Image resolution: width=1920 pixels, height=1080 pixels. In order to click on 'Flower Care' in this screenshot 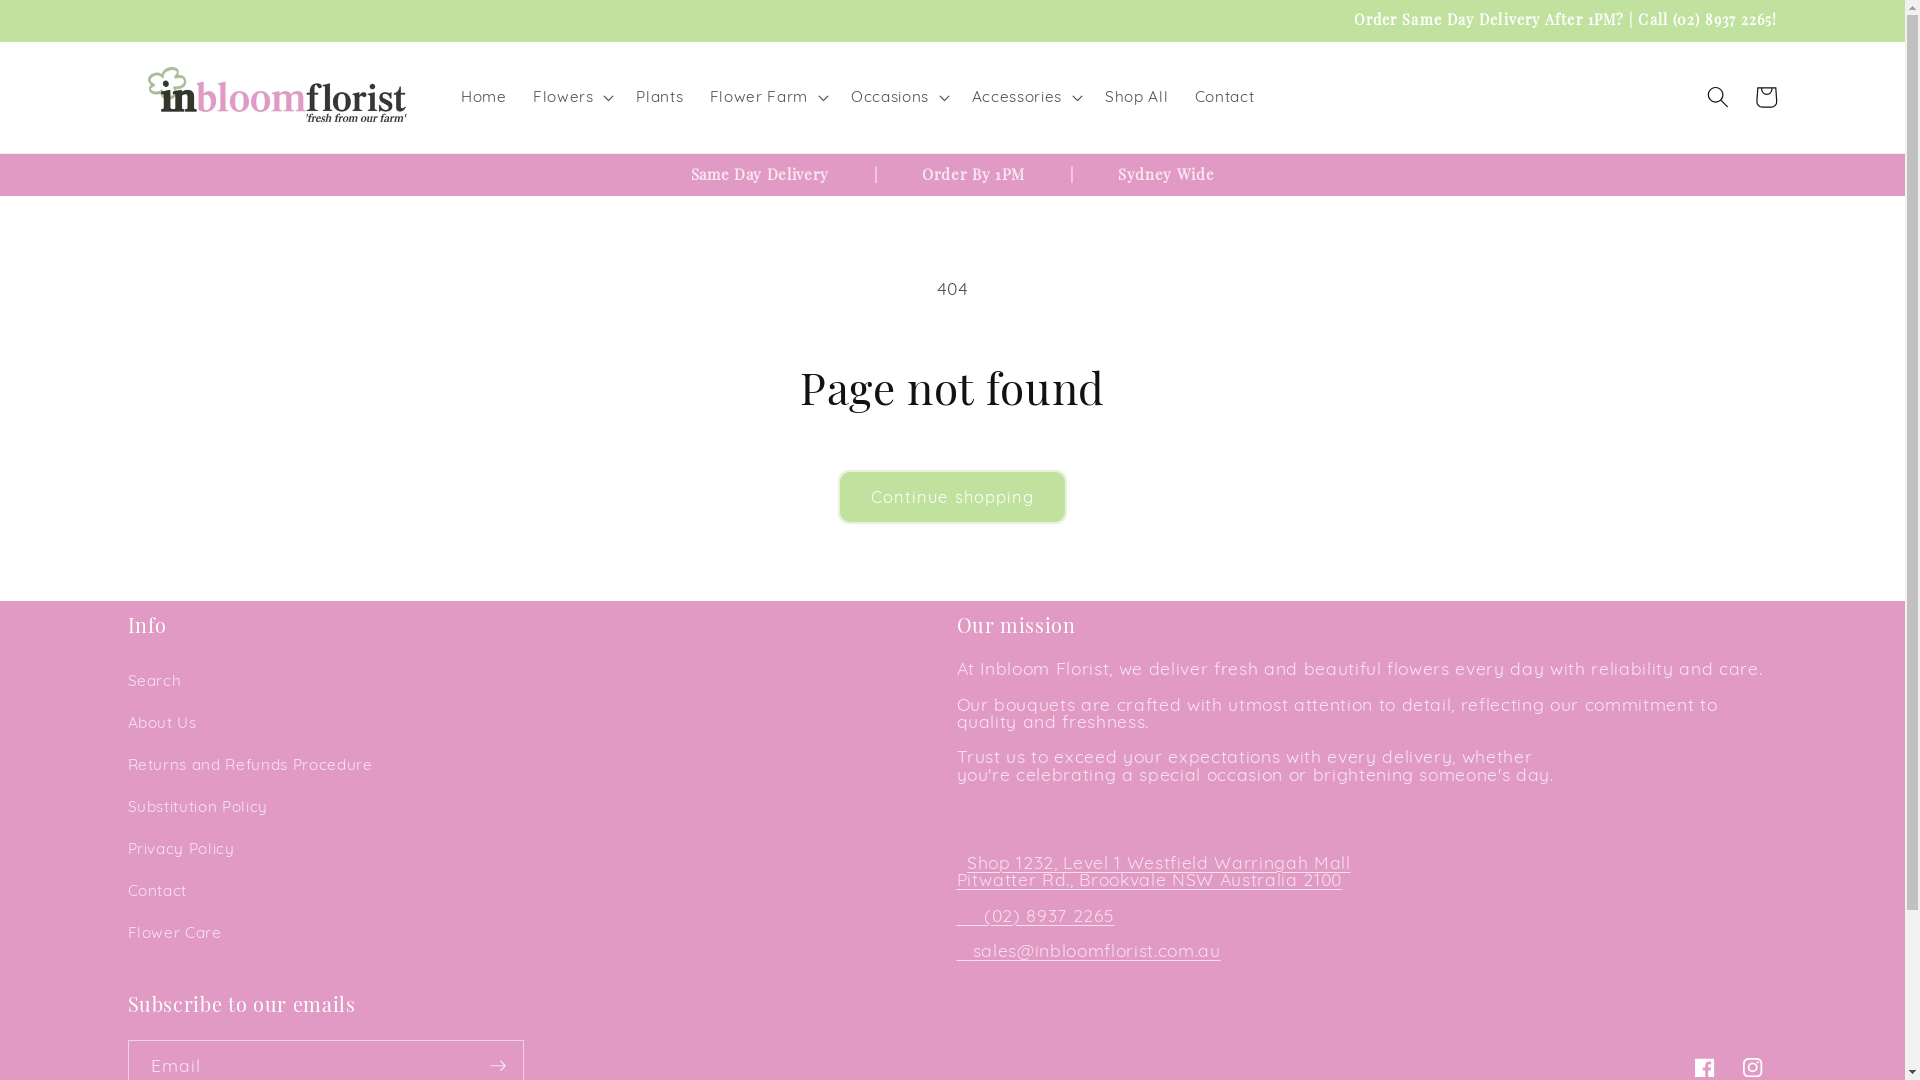, I will do `click(174, 933)`.